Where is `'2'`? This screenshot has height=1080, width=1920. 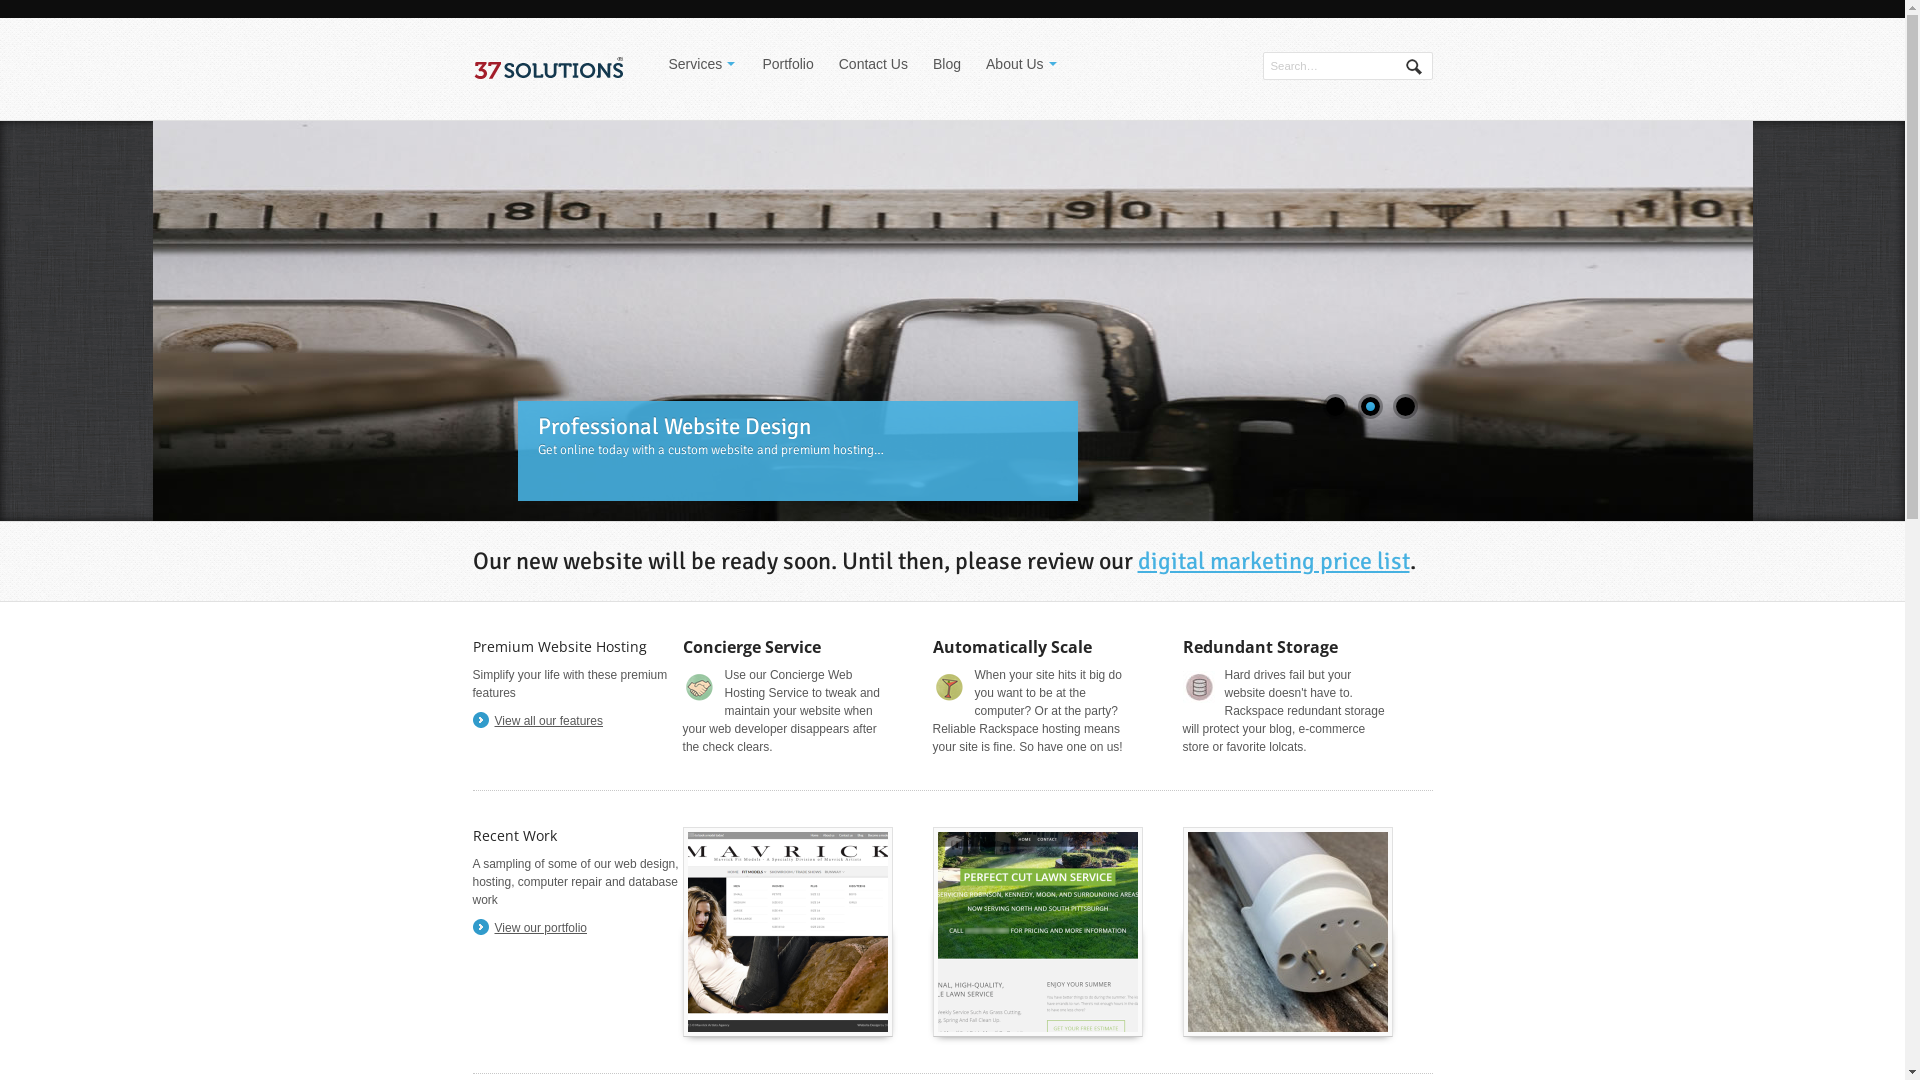 '2' is located at coordinates (1359, 405).